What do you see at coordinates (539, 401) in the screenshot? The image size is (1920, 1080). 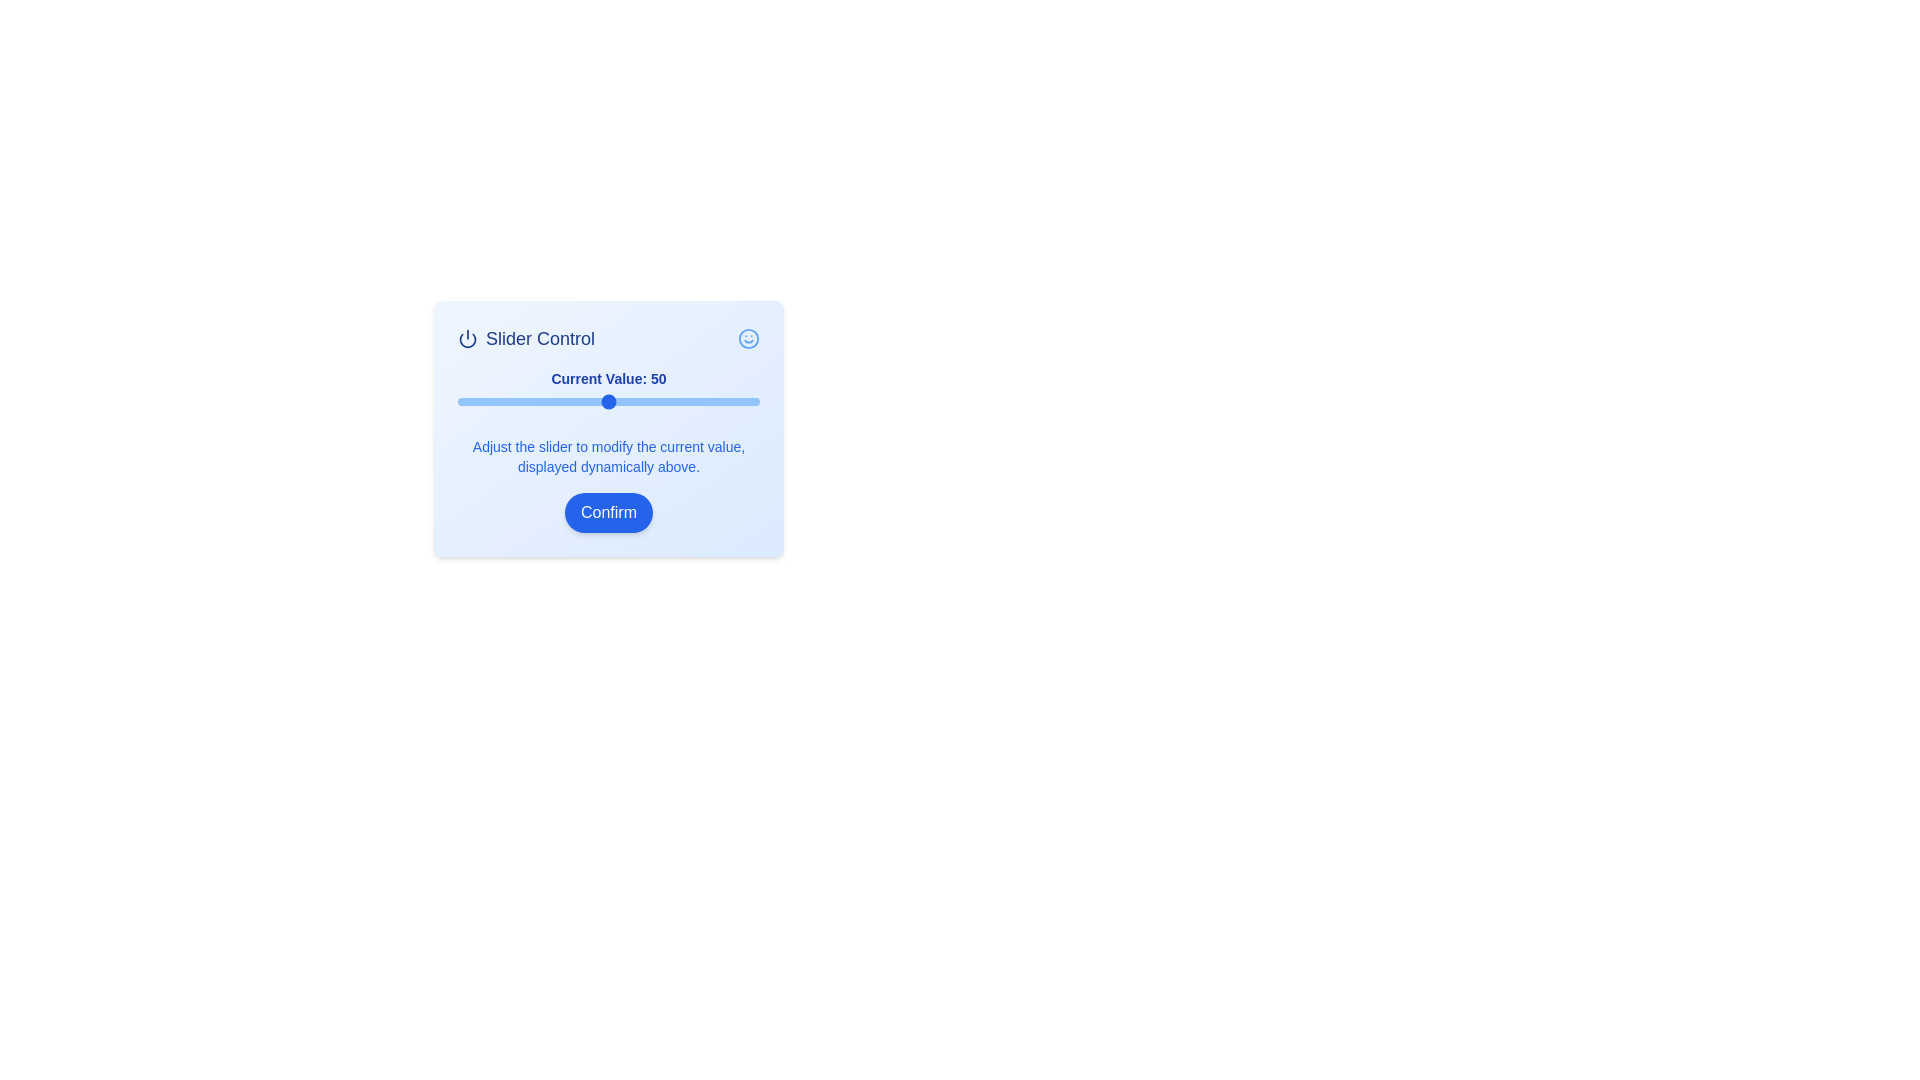 I see `the slider value` at bounding box center [539, 401].